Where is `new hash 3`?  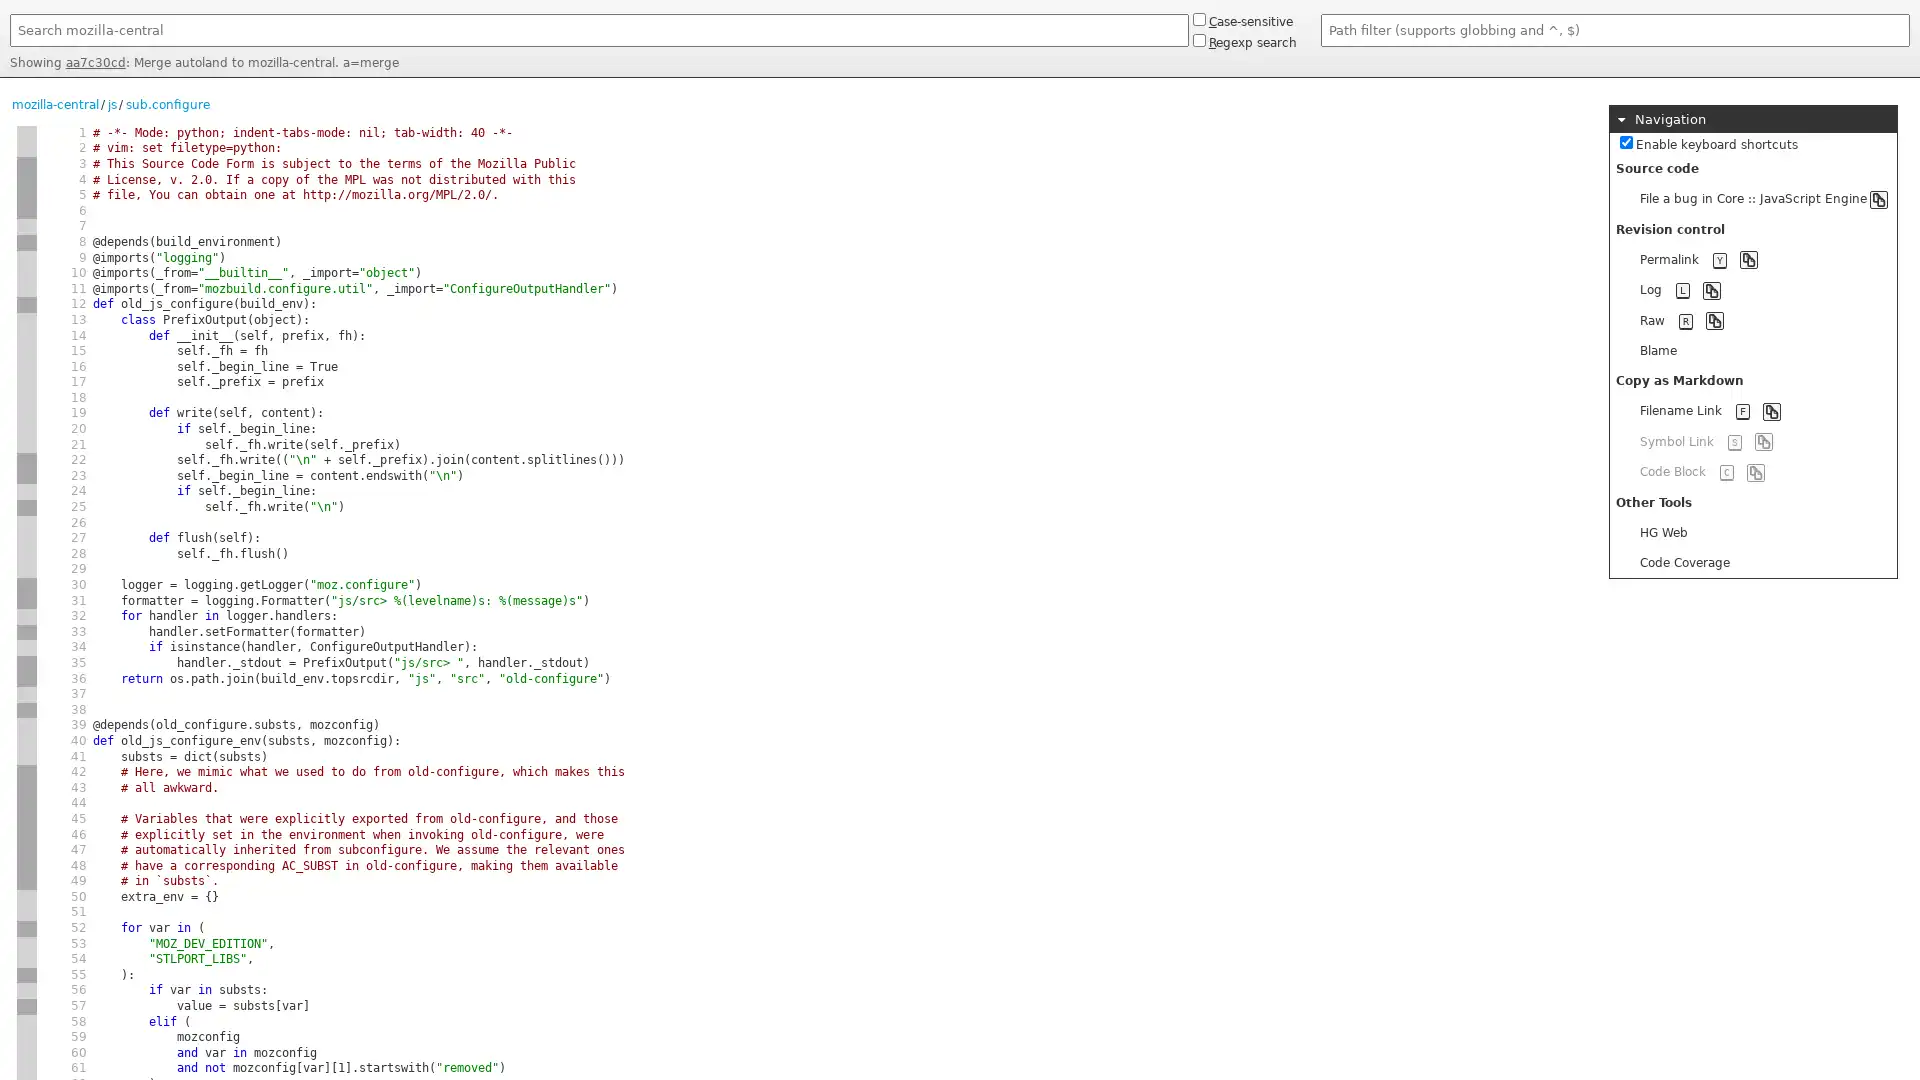
new hash 3 is located at coordinates (27, 506).